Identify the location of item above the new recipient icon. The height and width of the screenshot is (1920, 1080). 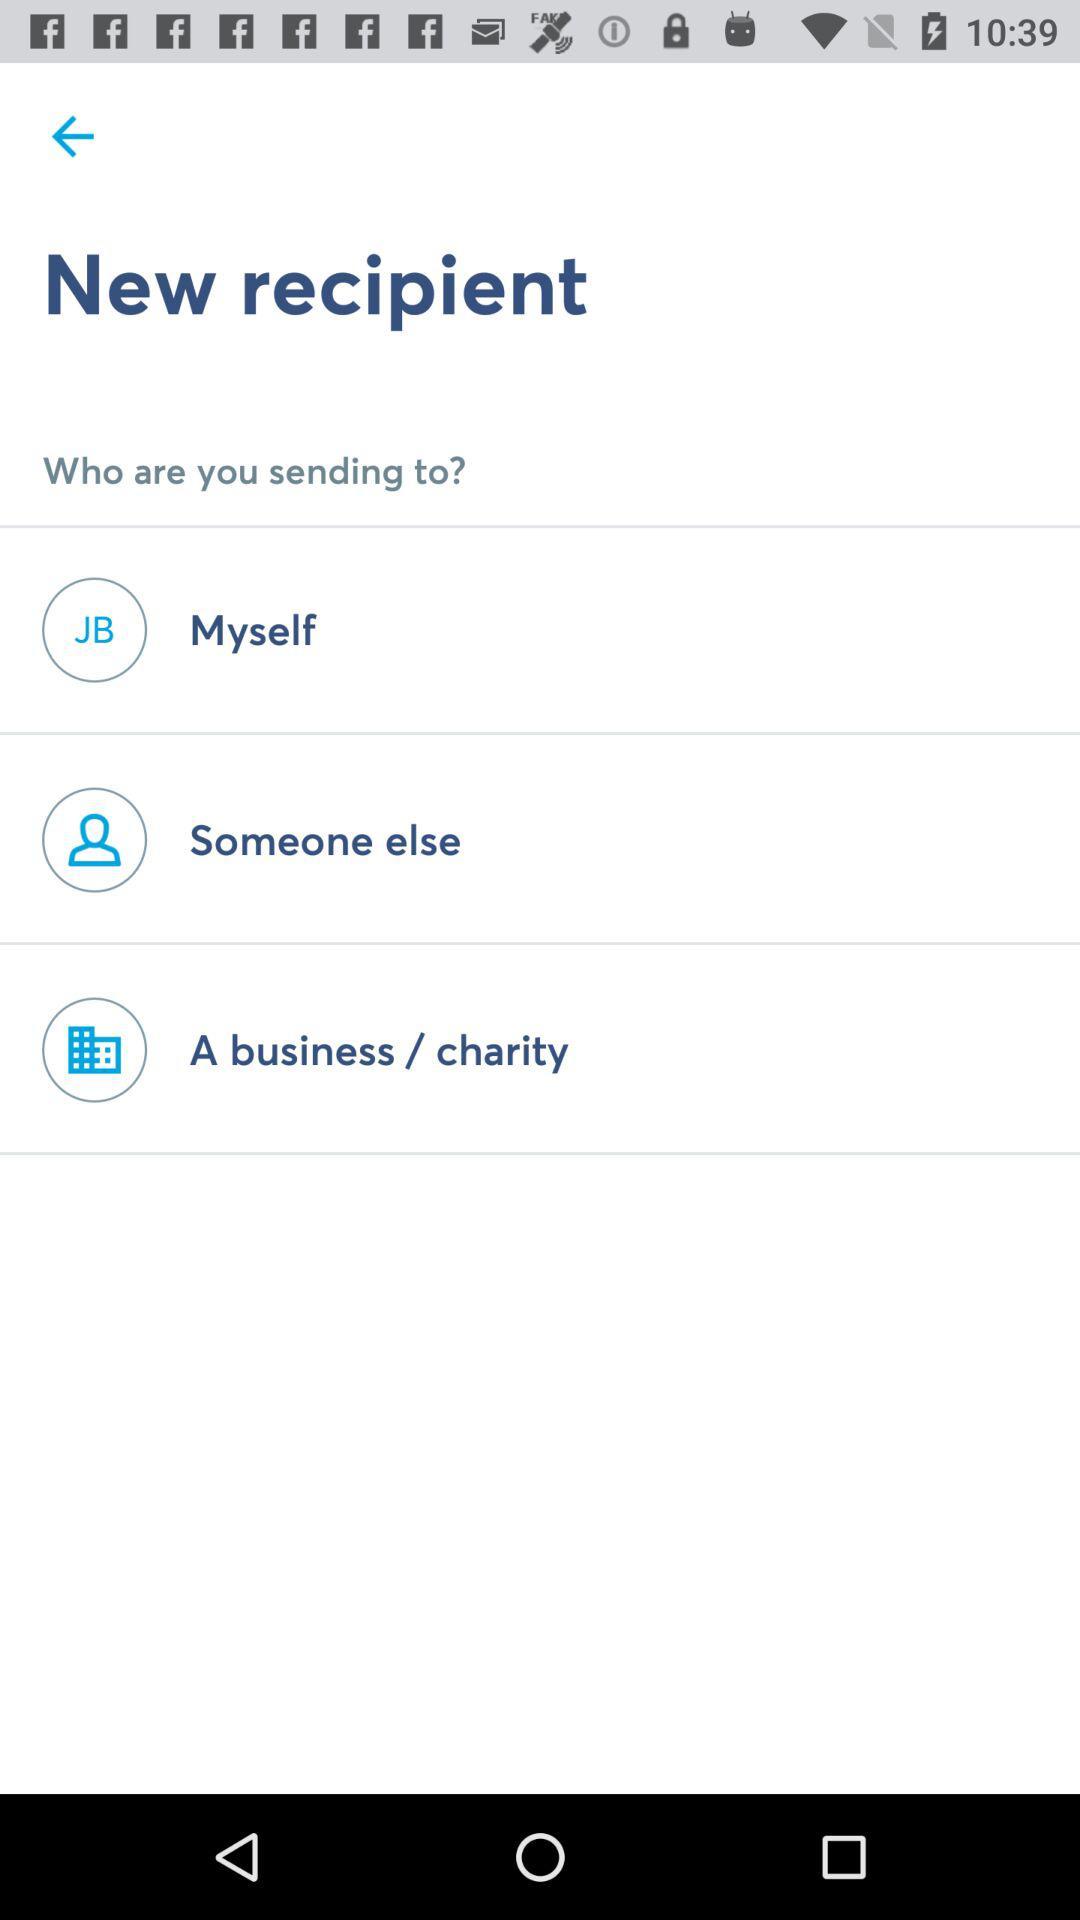
(72, 135).